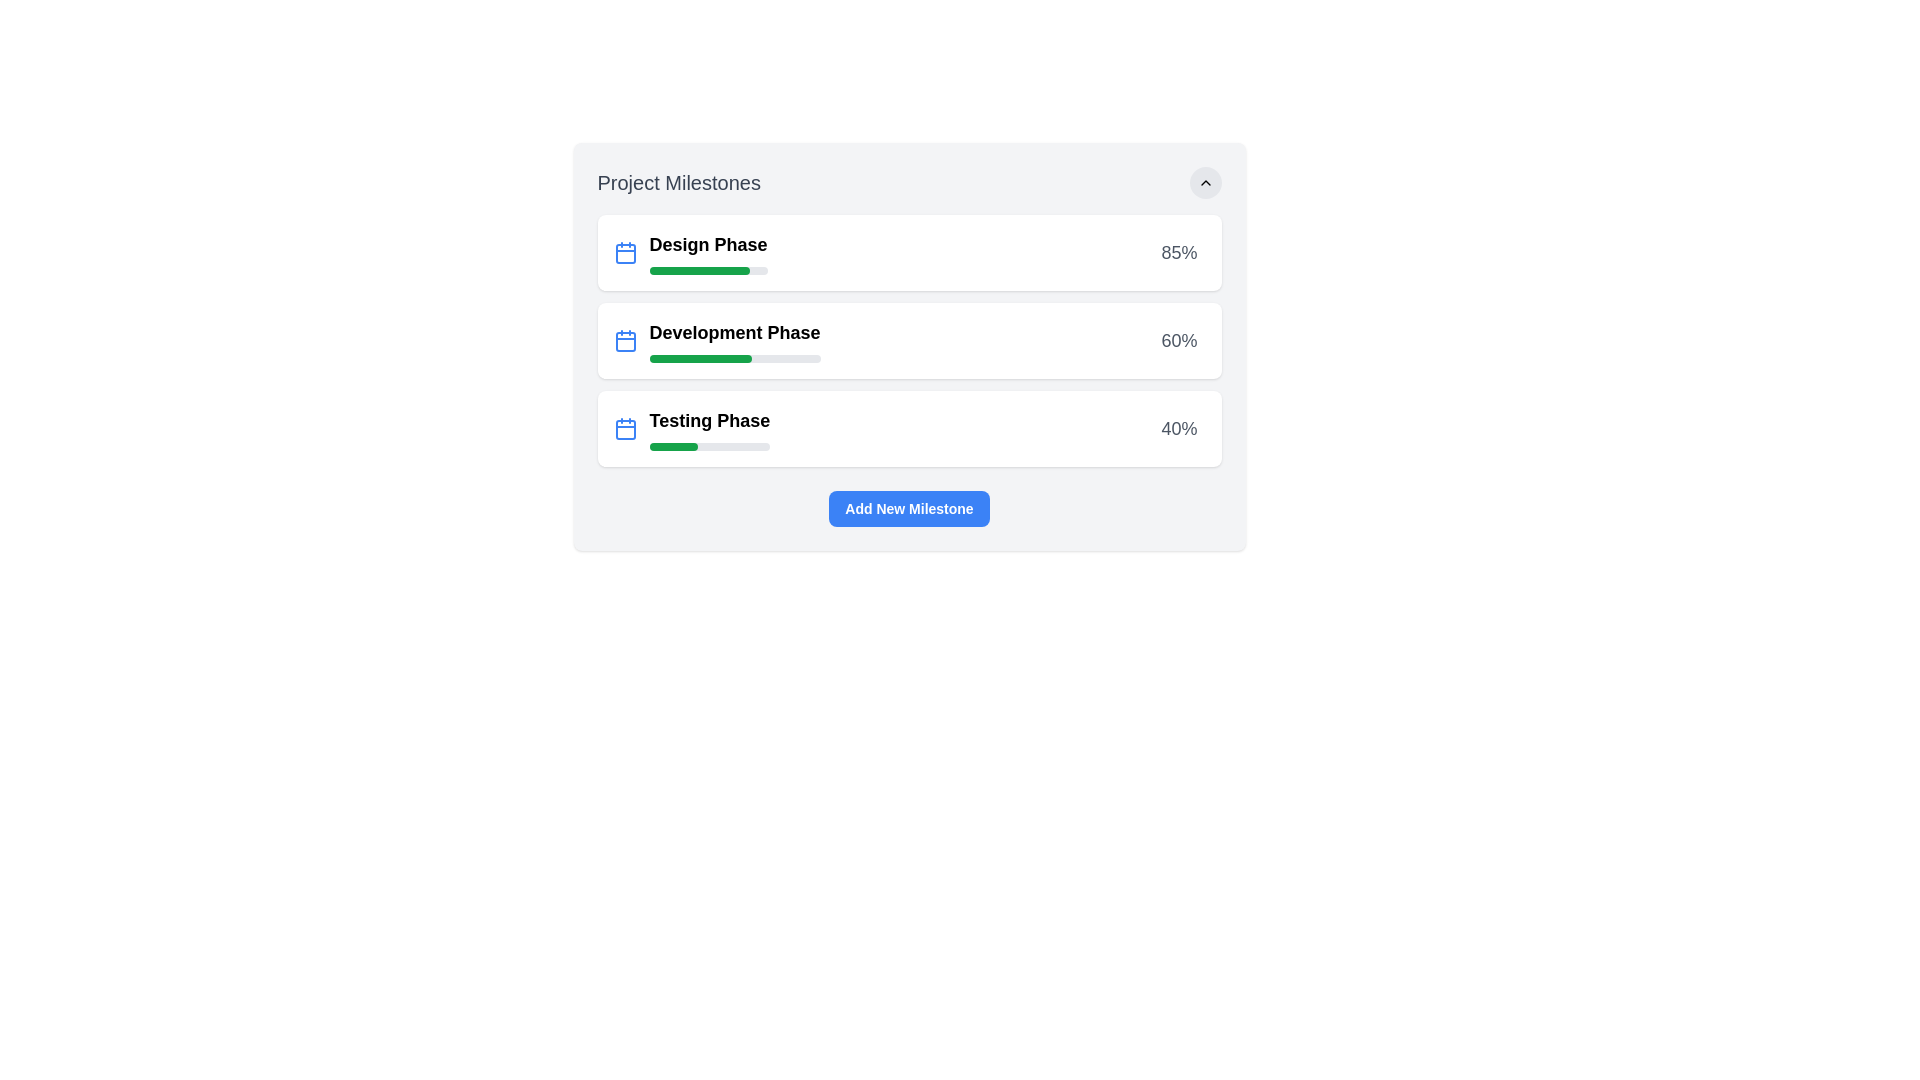  What do you see at coordinates (1179, 252) in the screenshot?
I see `the text label indicating the percentage of completion for the 'Design Phase' in the project milestones` at bounding box center [1179, 252].